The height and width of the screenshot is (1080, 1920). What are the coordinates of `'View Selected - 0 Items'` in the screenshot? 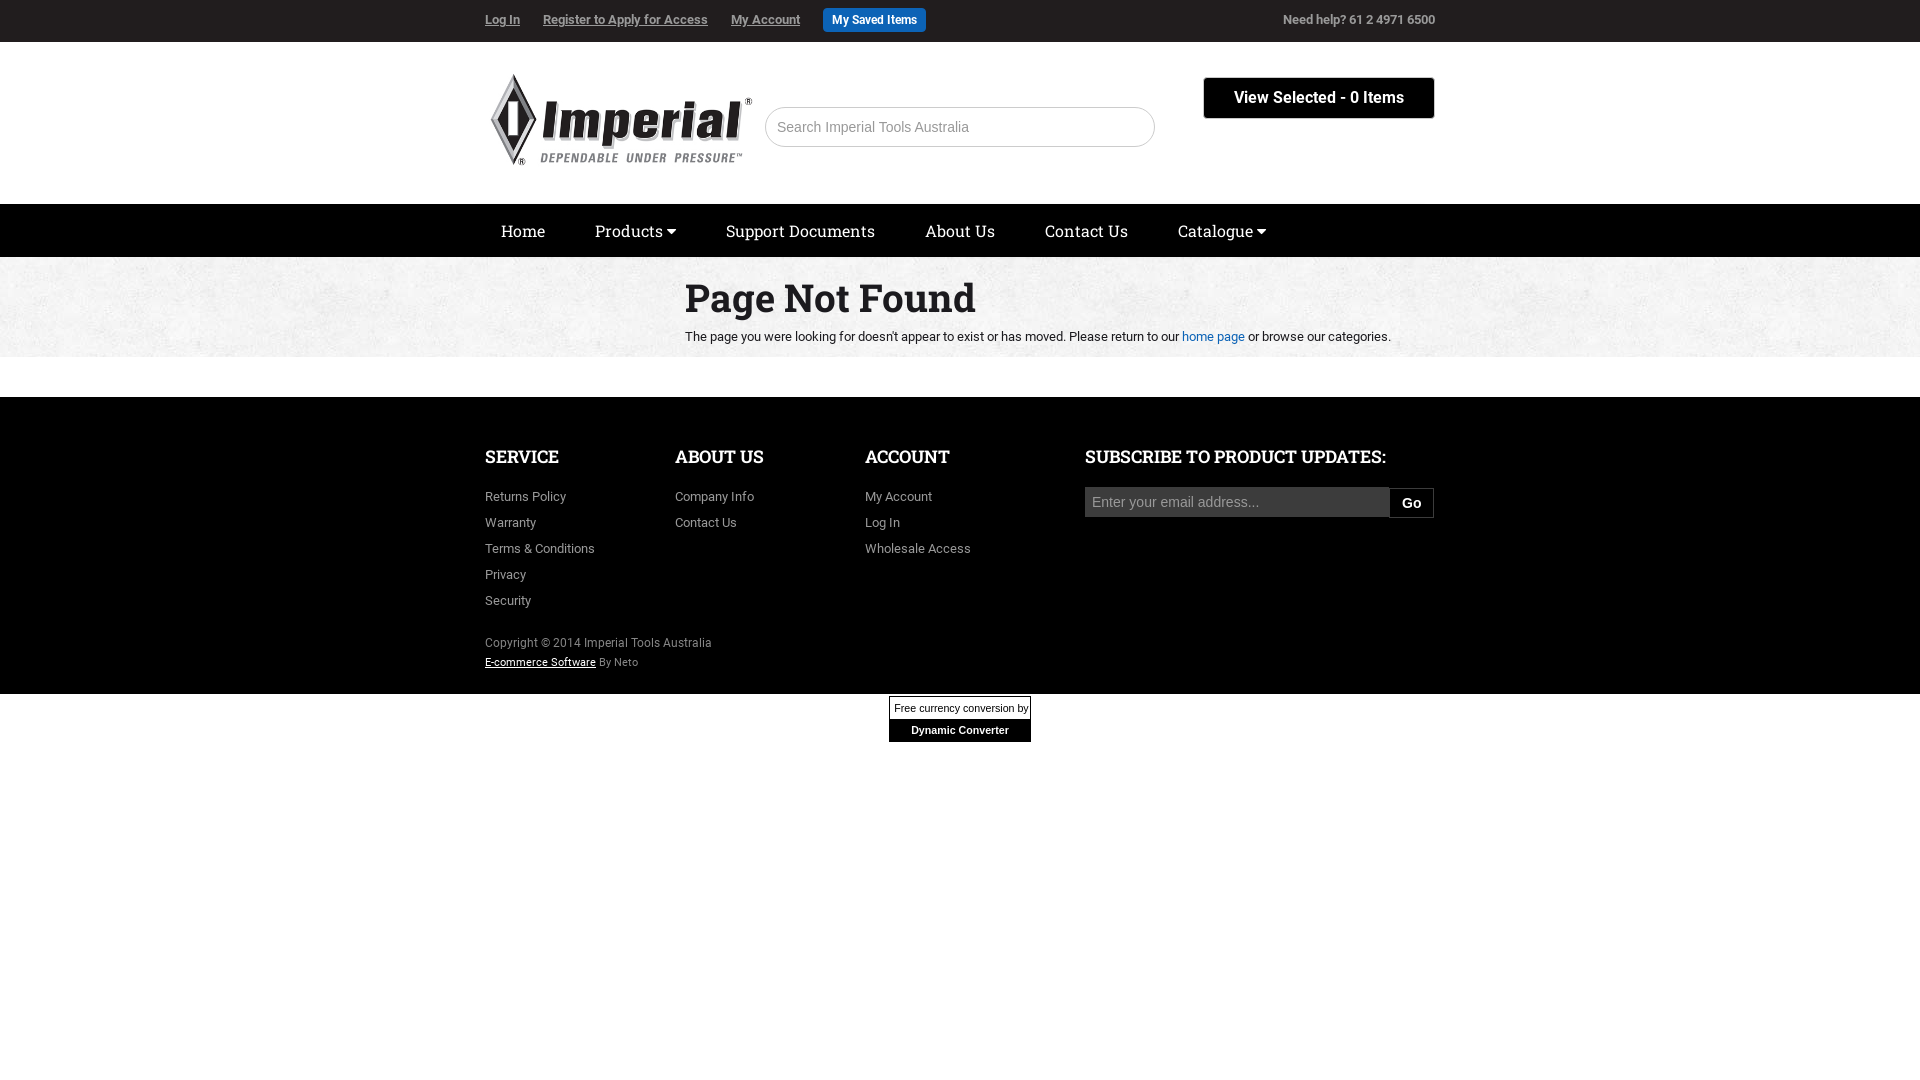 It's located at (1202, 97).